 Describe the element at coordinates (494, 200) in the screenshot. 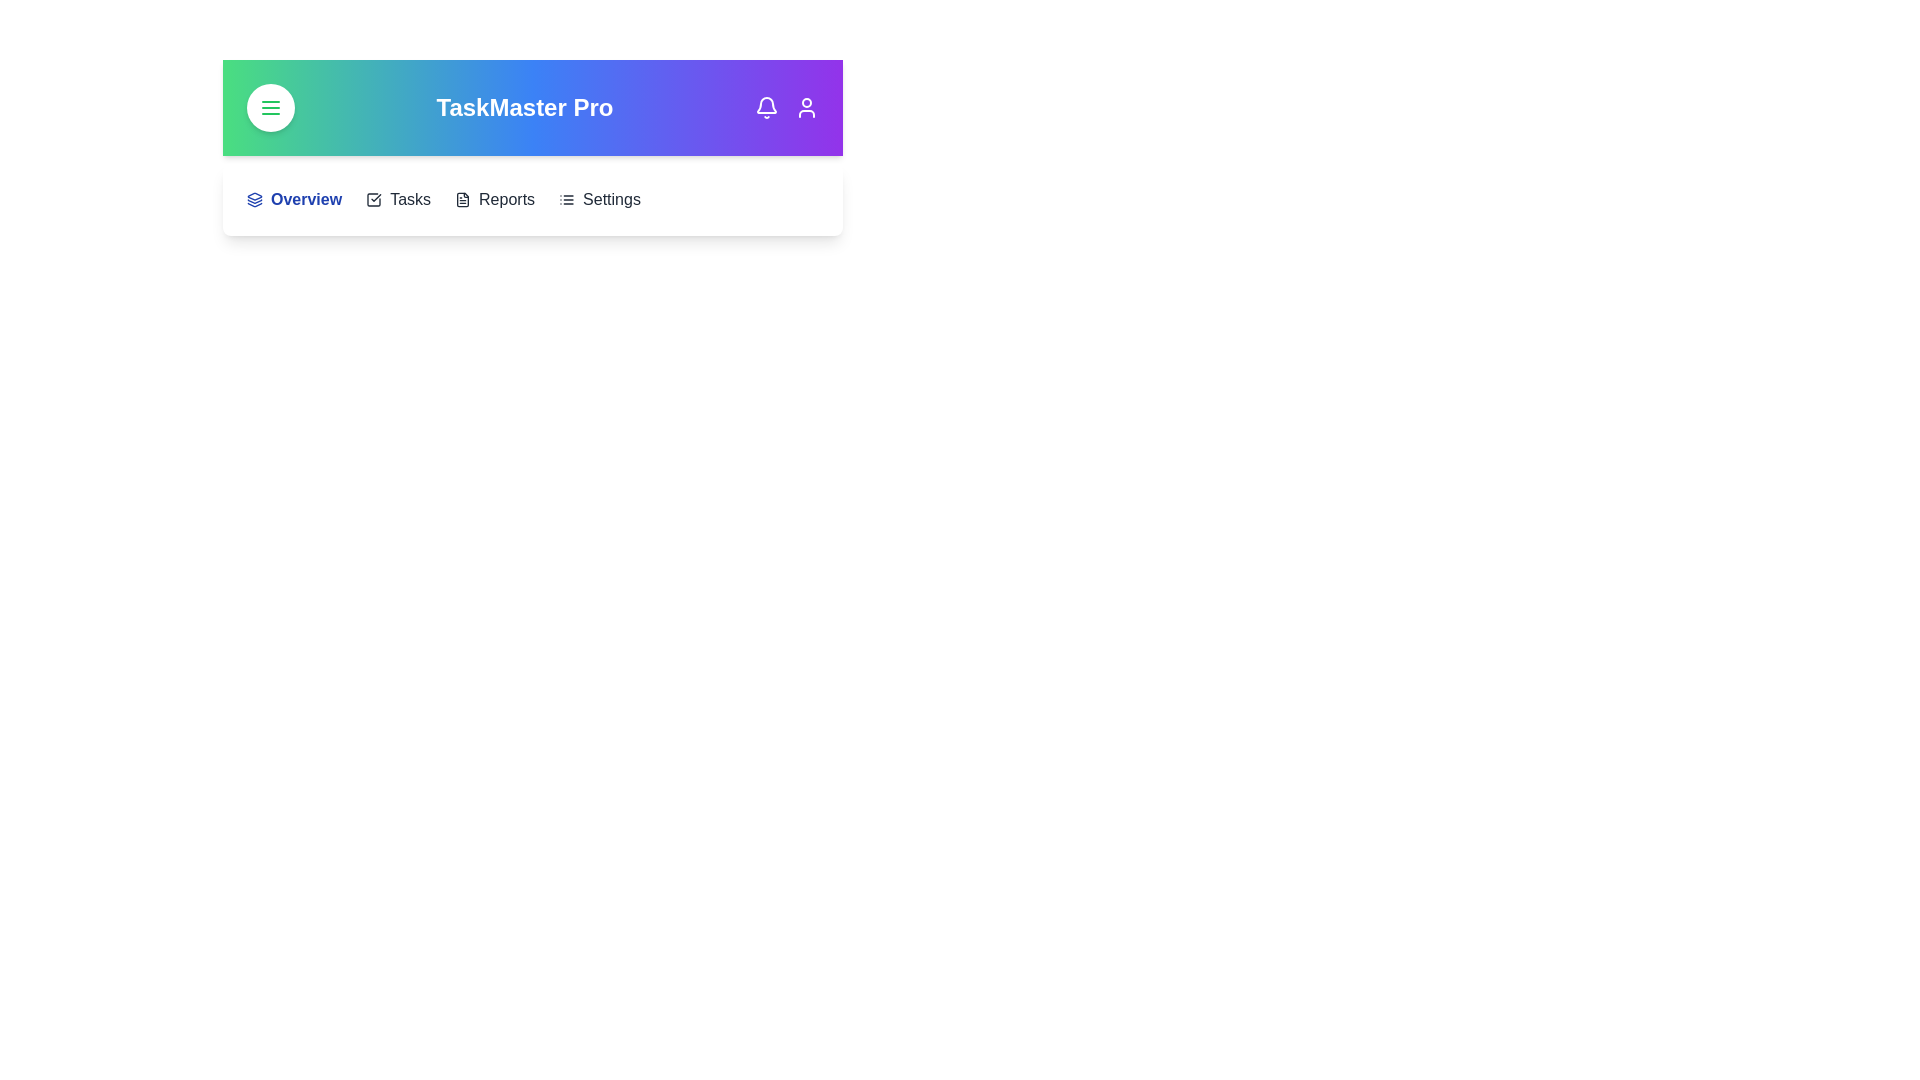

I see `the tab Reports from the navigation bar` at that location.